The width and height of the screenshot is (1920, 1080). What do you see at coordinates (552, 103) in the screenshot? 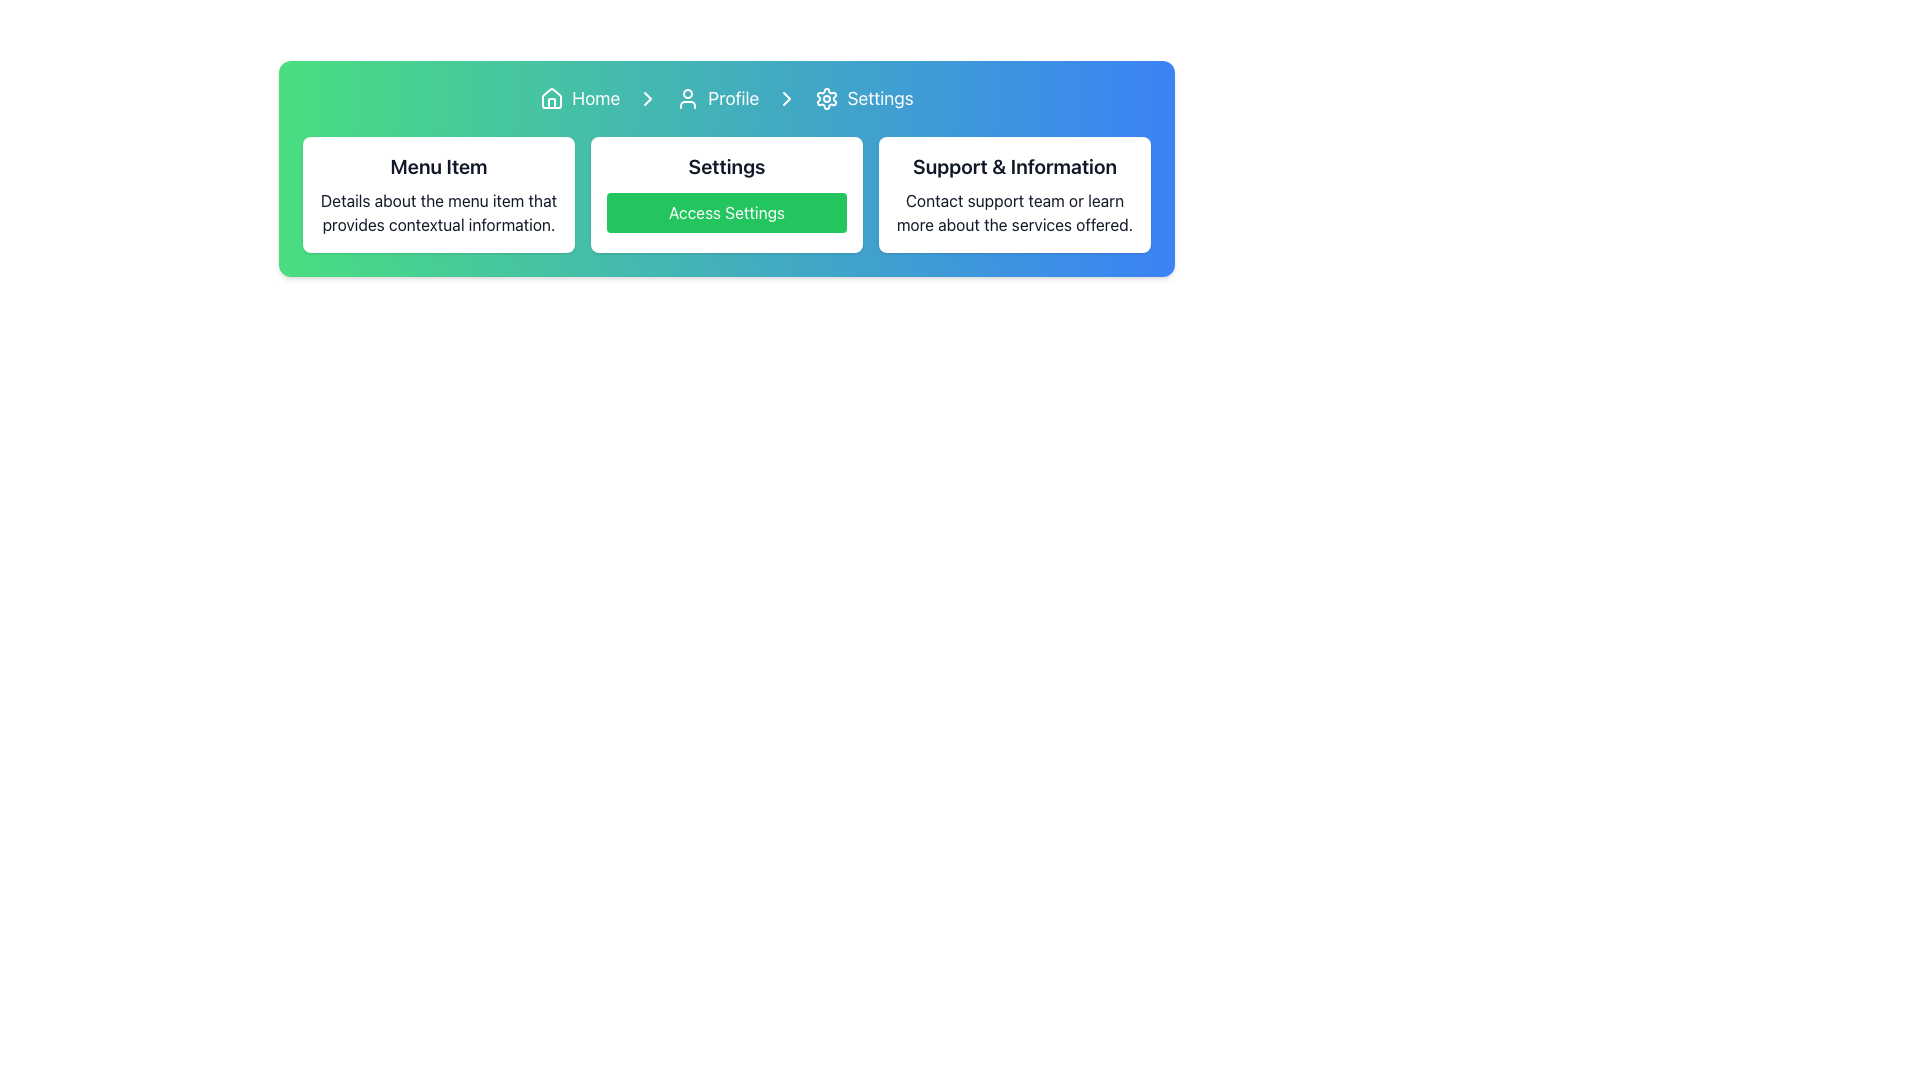
I see `the door component of the house icon, which is a vertical rectangle with a rounded top, located centrally under the triangular roof` at bounding box center [552, 103].